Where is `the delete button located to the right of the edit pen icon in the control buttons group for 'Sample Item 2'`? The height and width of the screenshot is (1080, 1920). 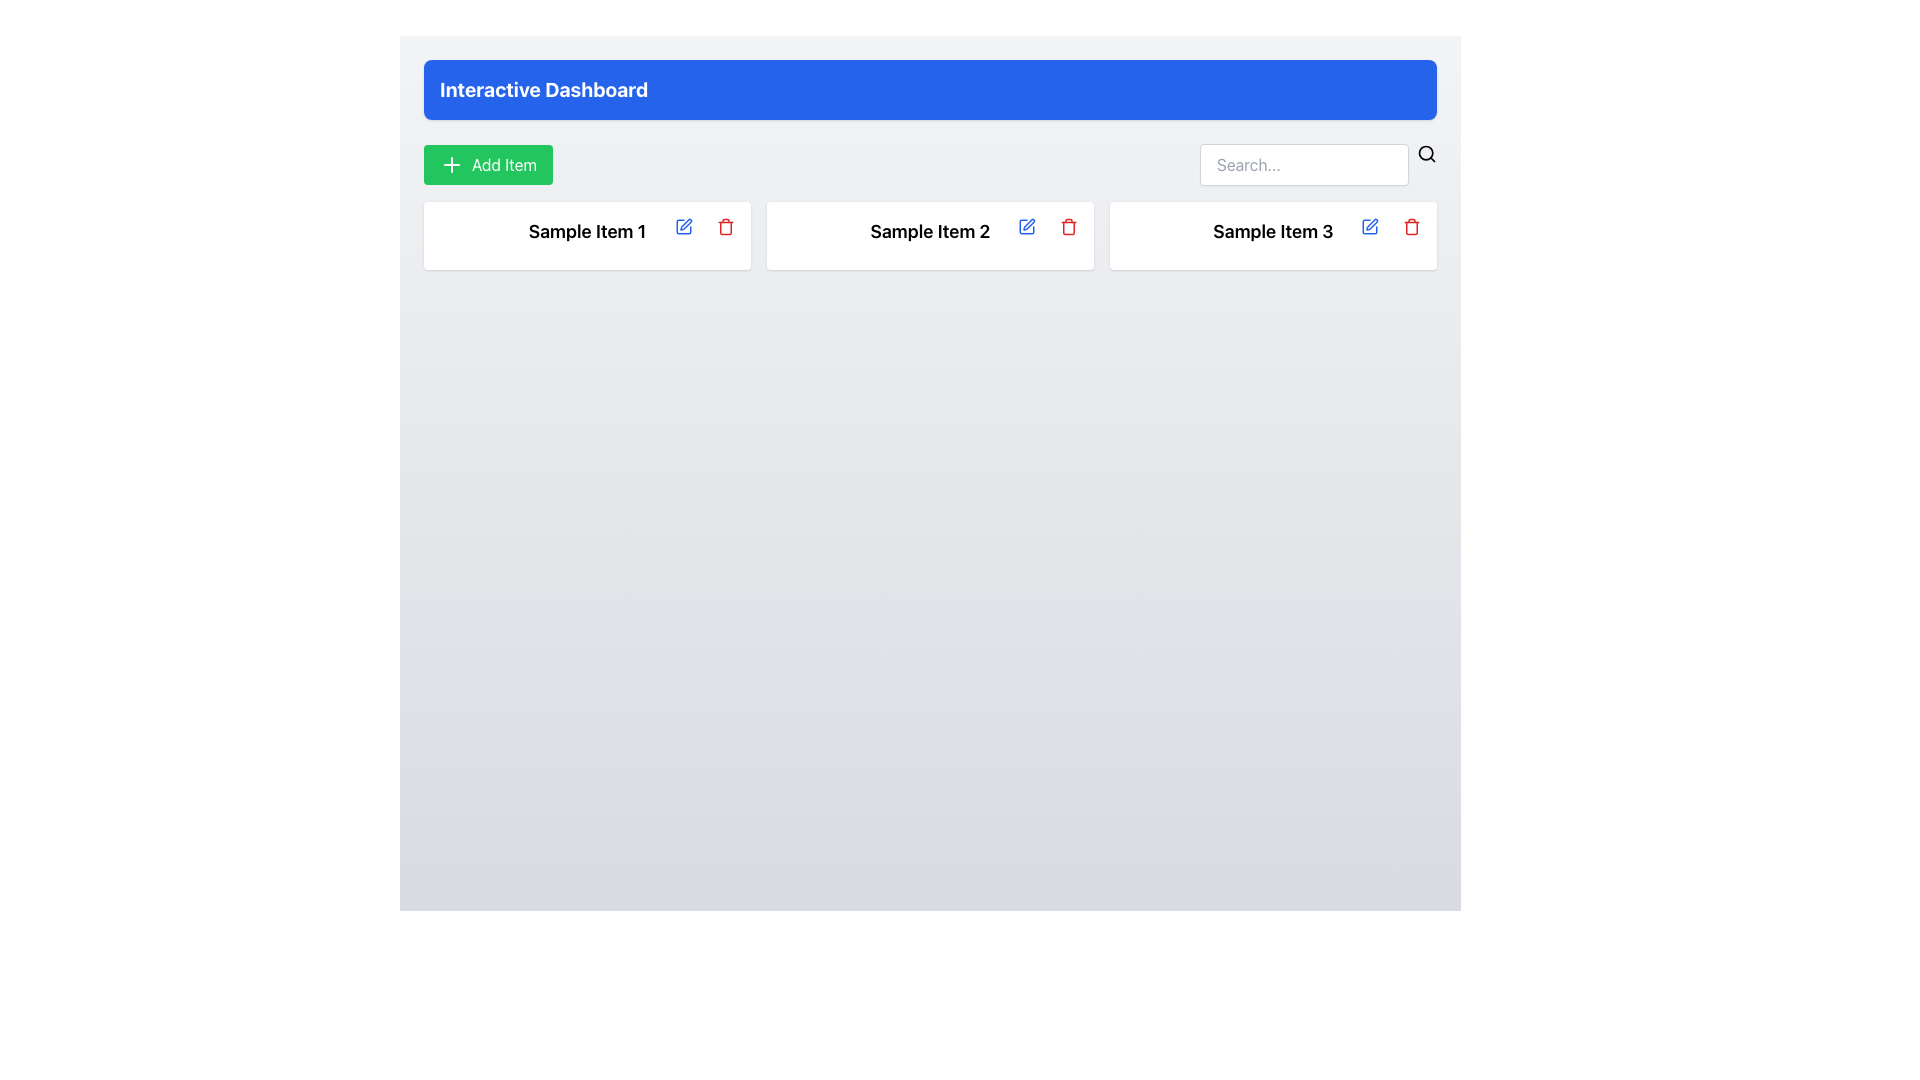
the delete button located to the right of the edit pen icon in the control buttons group for 'Sample Item 2' is located at coordinates (1068, 226).